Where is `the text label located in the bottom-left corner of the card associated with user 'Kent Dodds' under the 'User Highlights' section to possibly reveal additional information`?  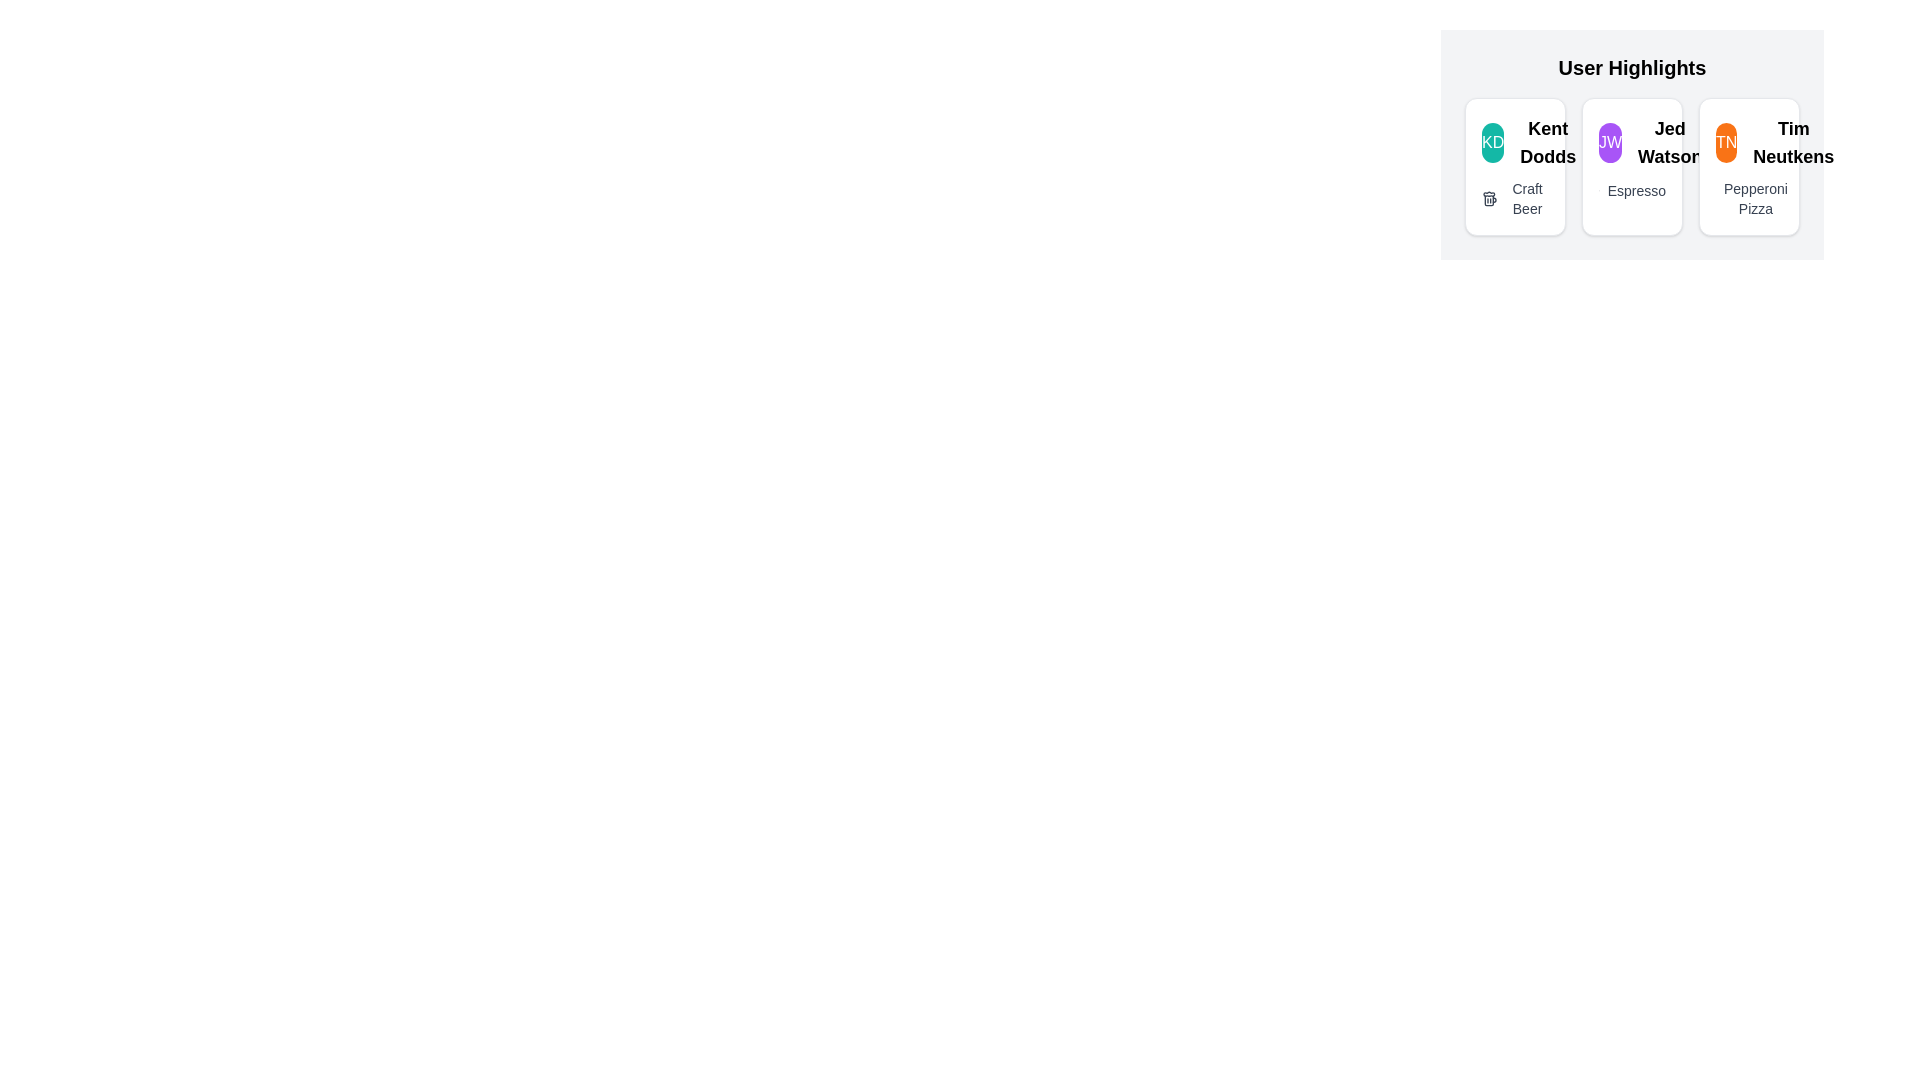 the text label located in the bottom-left corner of the card associated with user 'Kent Dodds' under the 'User Highlights' section to possibly reveal additional information is located at coordinates (1526, 199).